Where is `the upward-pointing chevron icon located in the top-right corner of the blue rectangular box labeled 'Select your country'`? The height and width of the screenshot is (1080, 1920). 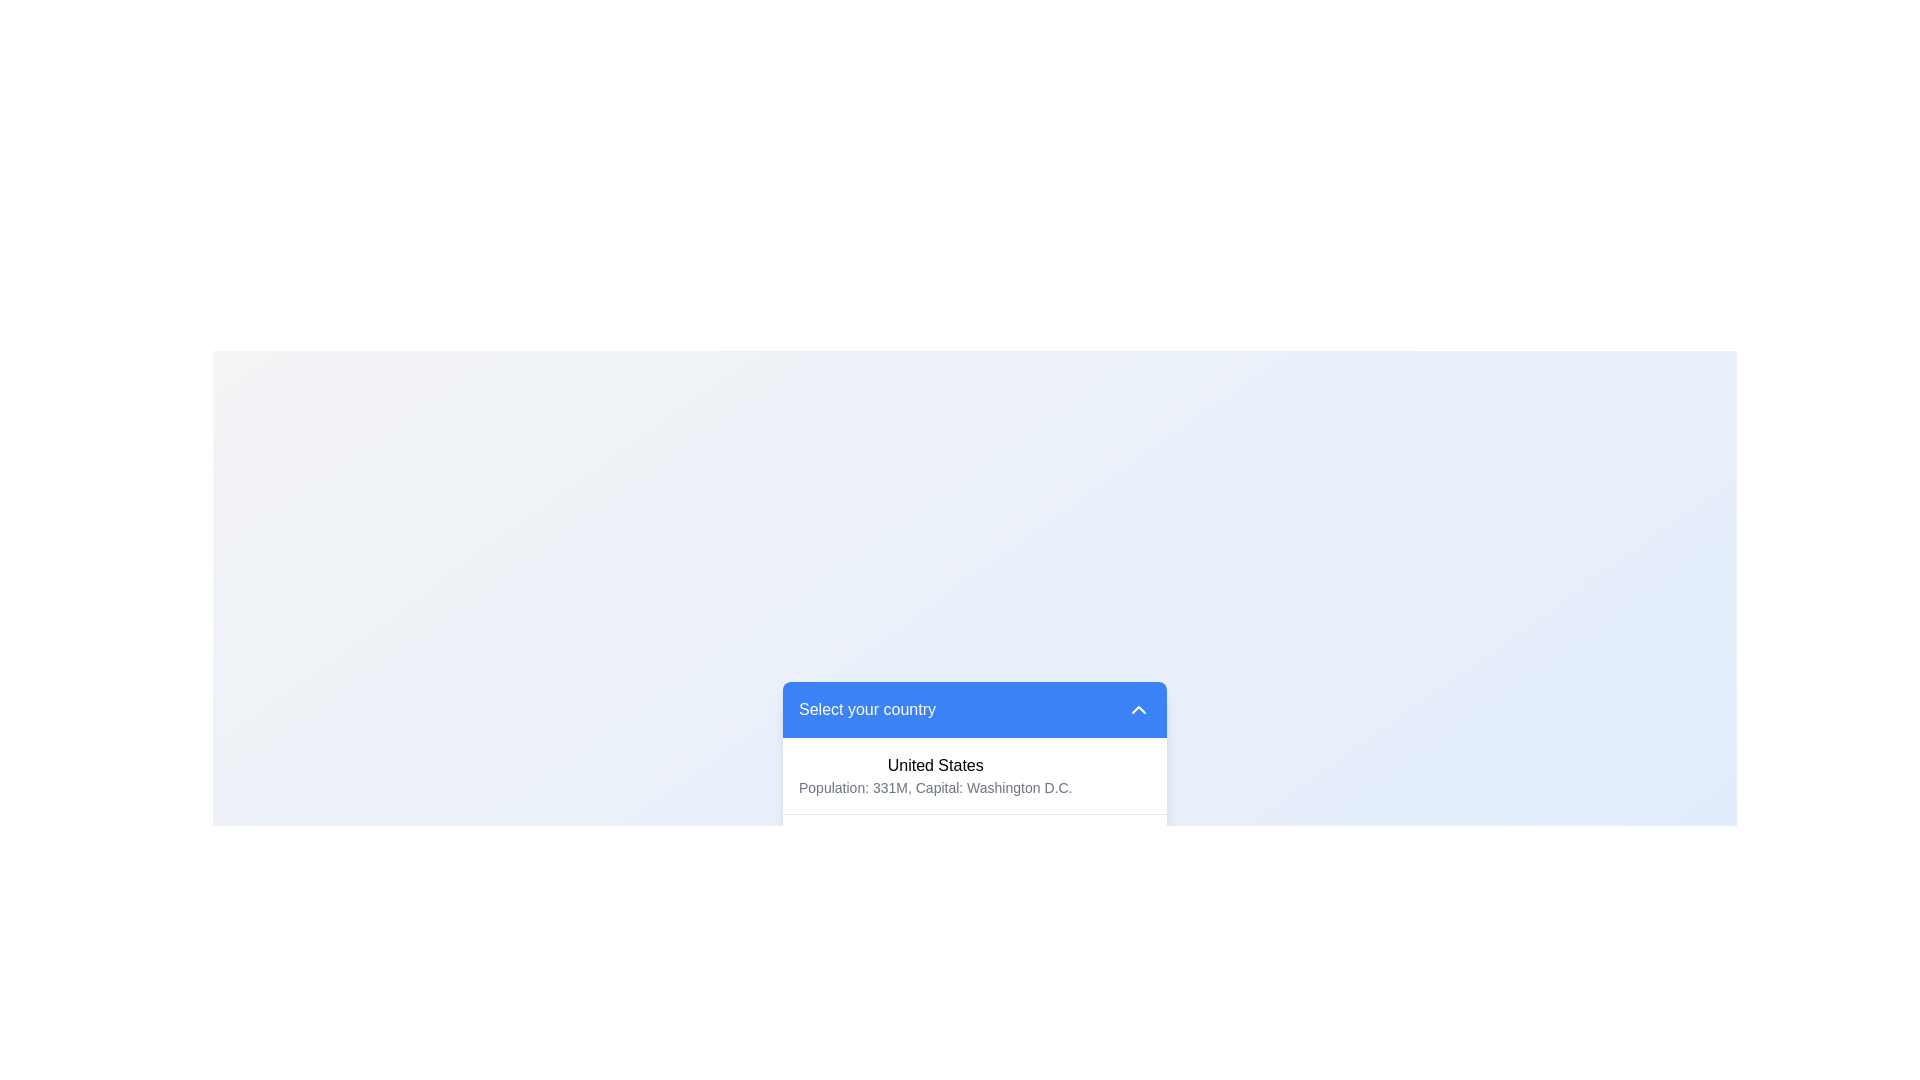
the upward-pointing chevron icon located in the top-right corner of the blue rectangular box labeled 'Select your country' is located at coordinates (1138, 708).